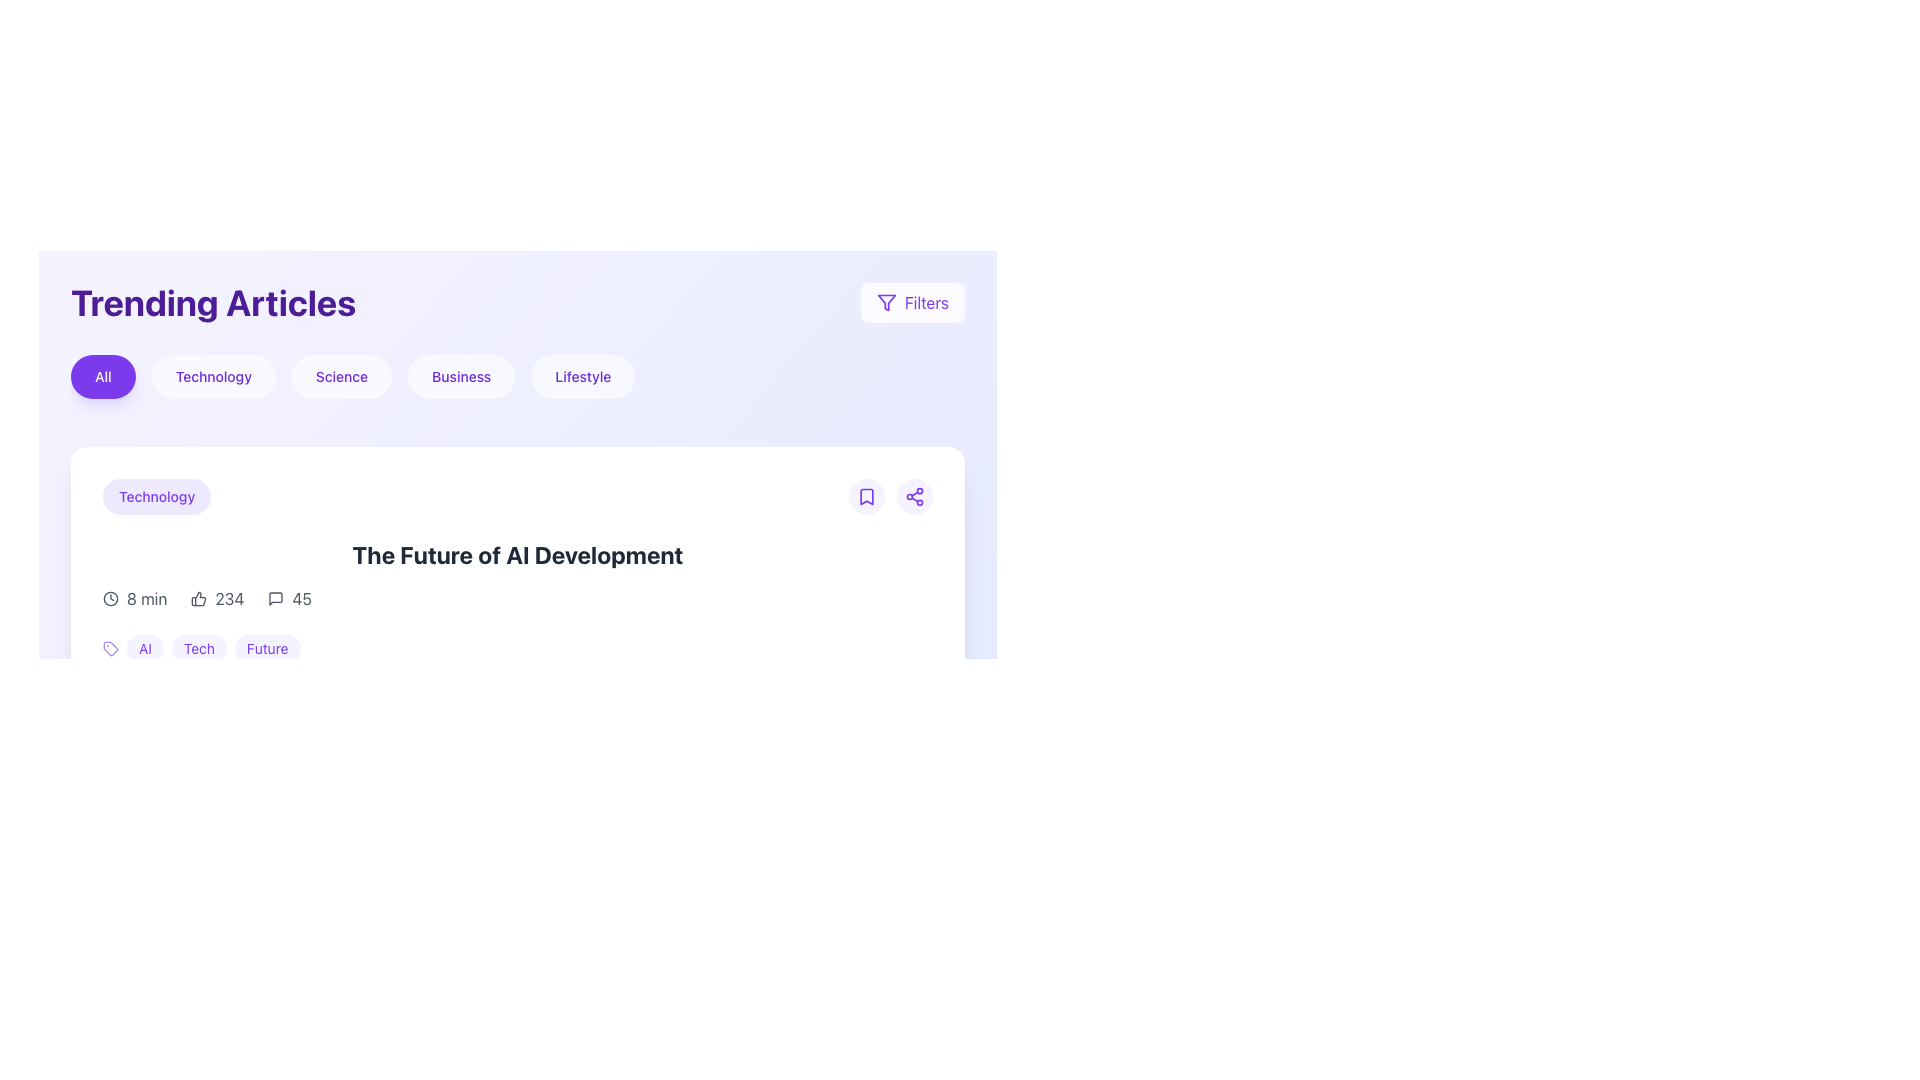  What do you see at coordinates (275, 597) in the screenshot?
I see `the comments icon located to the immediate left of the text '45' in the middle-right section of the article snippet` at bounding box center [275, 597].